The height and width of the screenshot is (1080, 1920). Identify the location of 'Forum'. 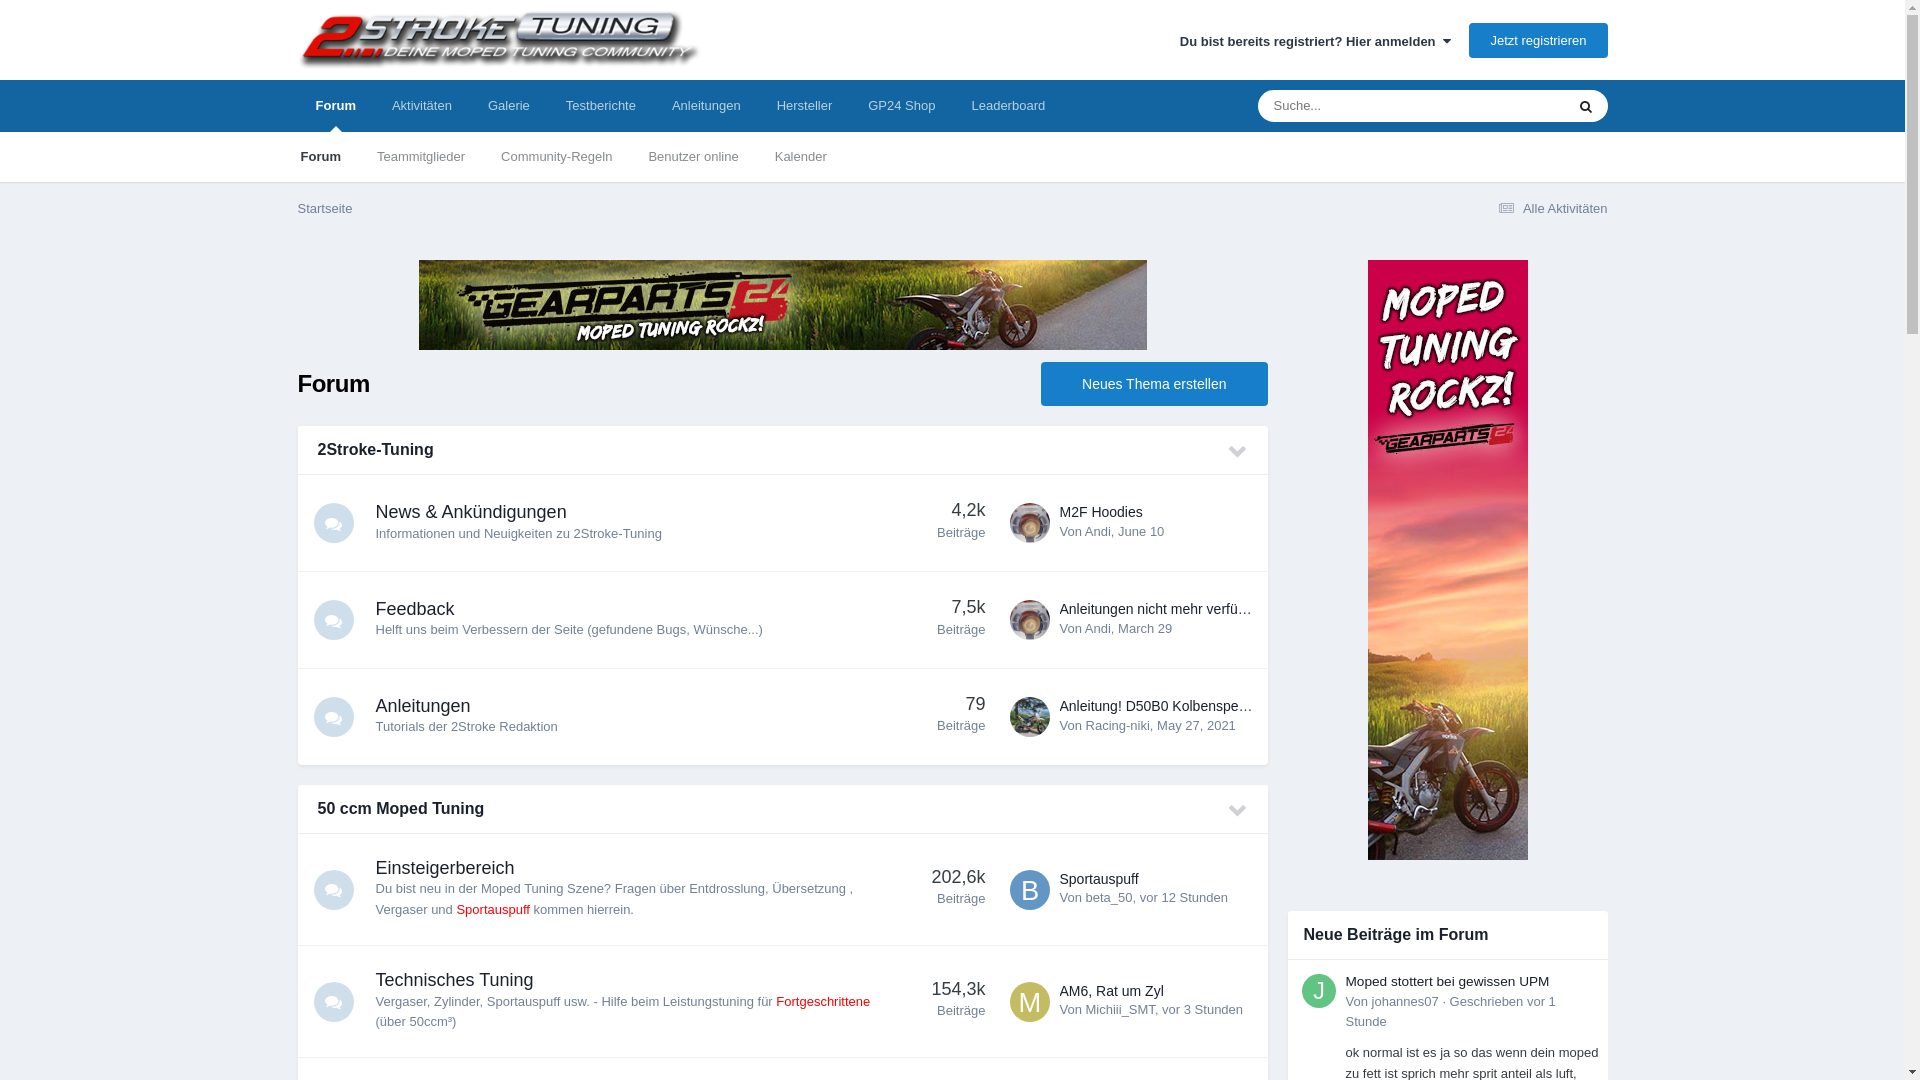
(336, 105).